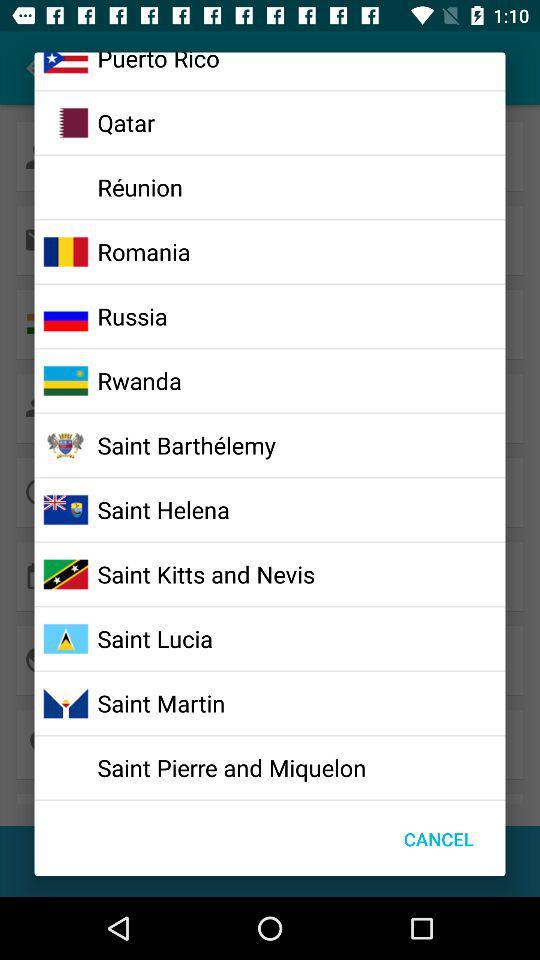  Describe the element at coordinates (132, 316) in the screenshot. I see `item above rwanda item` at that location.